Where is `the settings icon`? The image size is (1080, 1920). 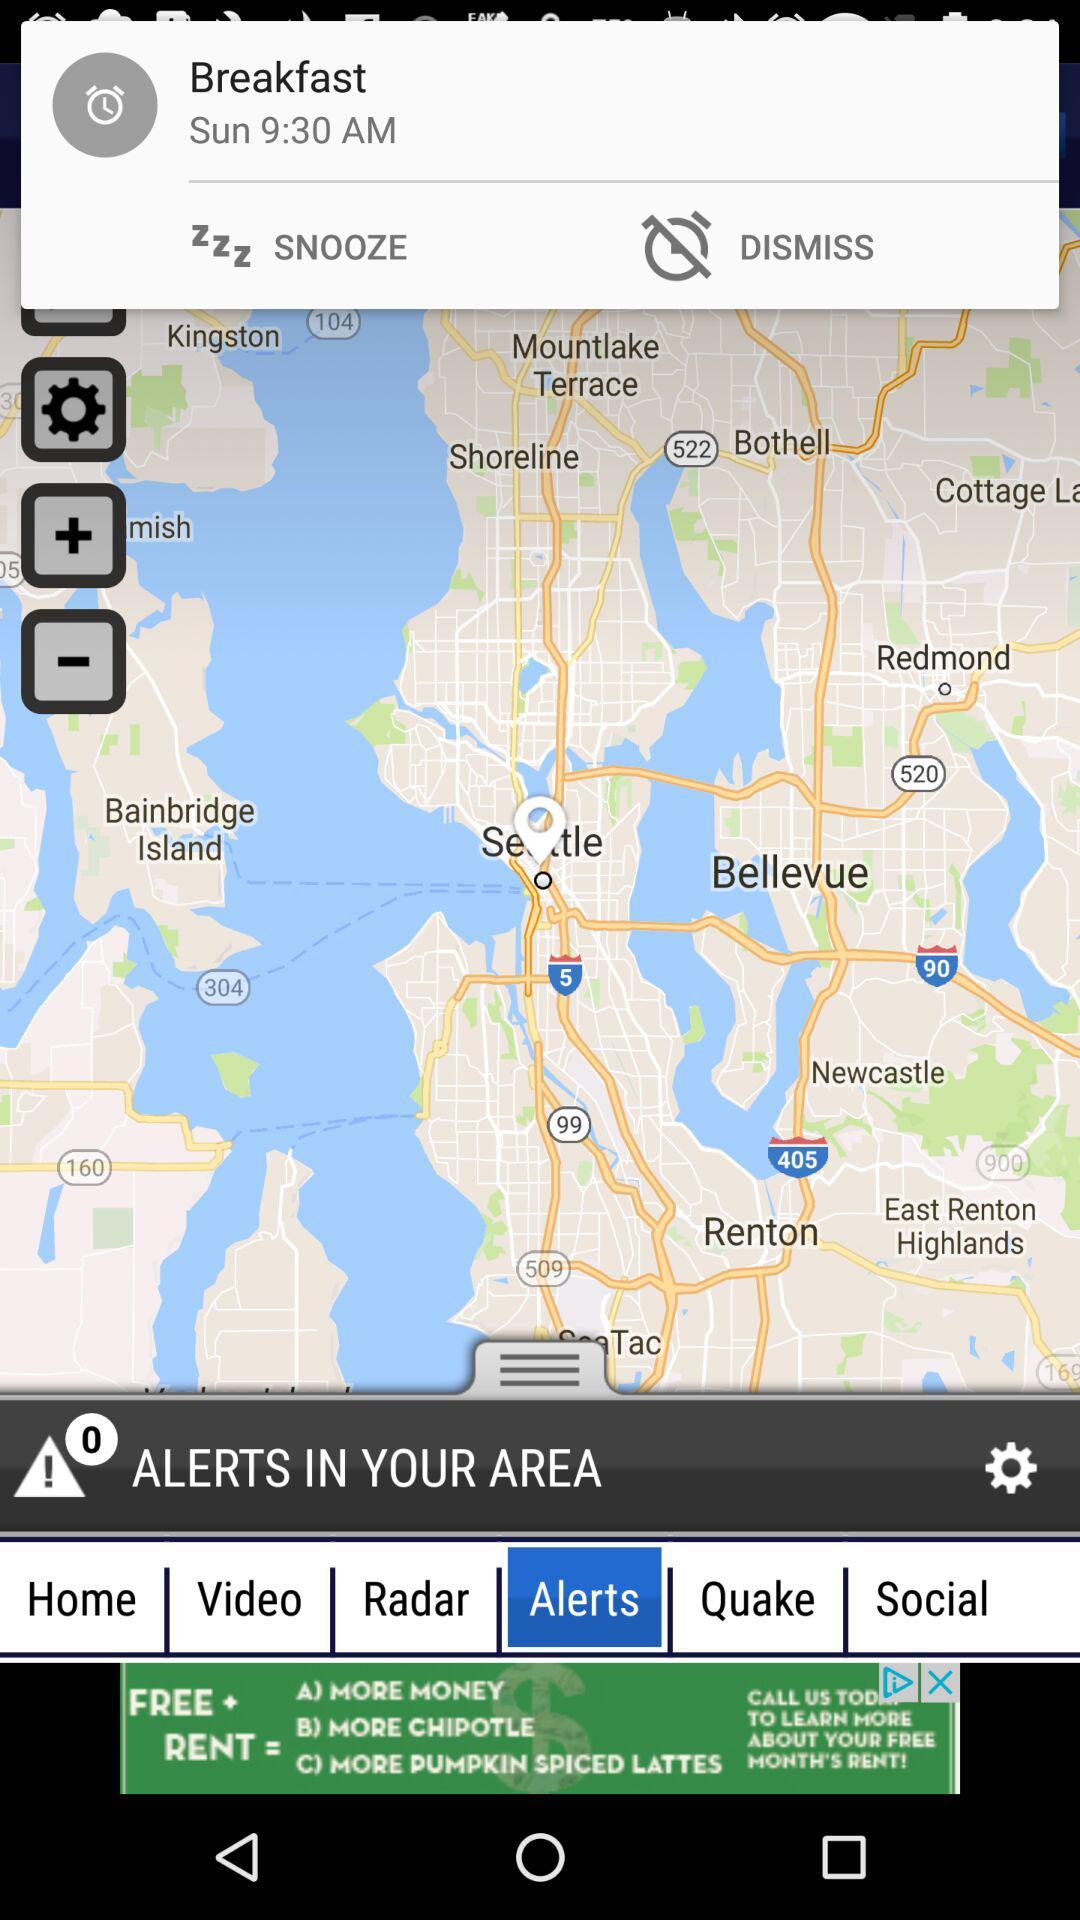
the settings icon is located at coordinates (1011, 1468).